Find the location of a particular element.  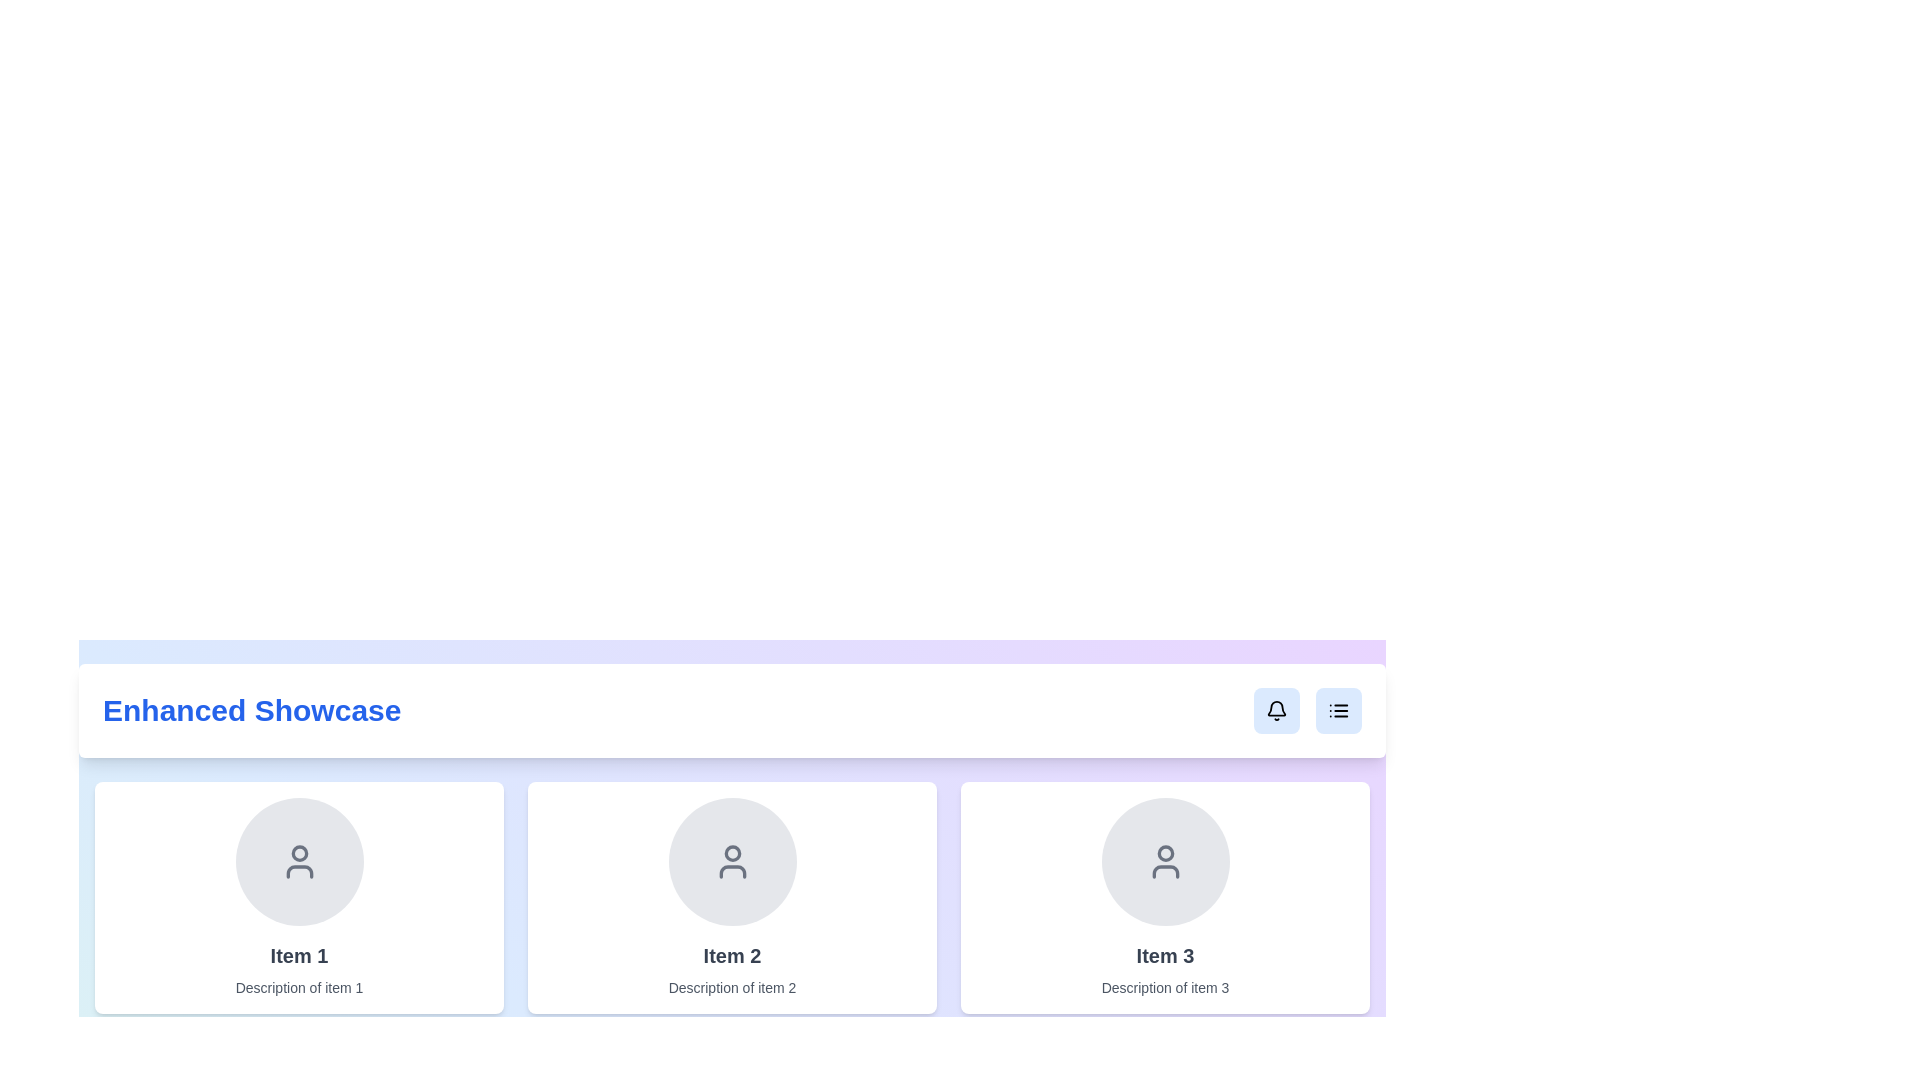

the user silhouette icon, which is the base part of the icon represented by a rounded rectangle, located in the center of the second item card above the text 'Item 2' is located at coordinates (731, 870).